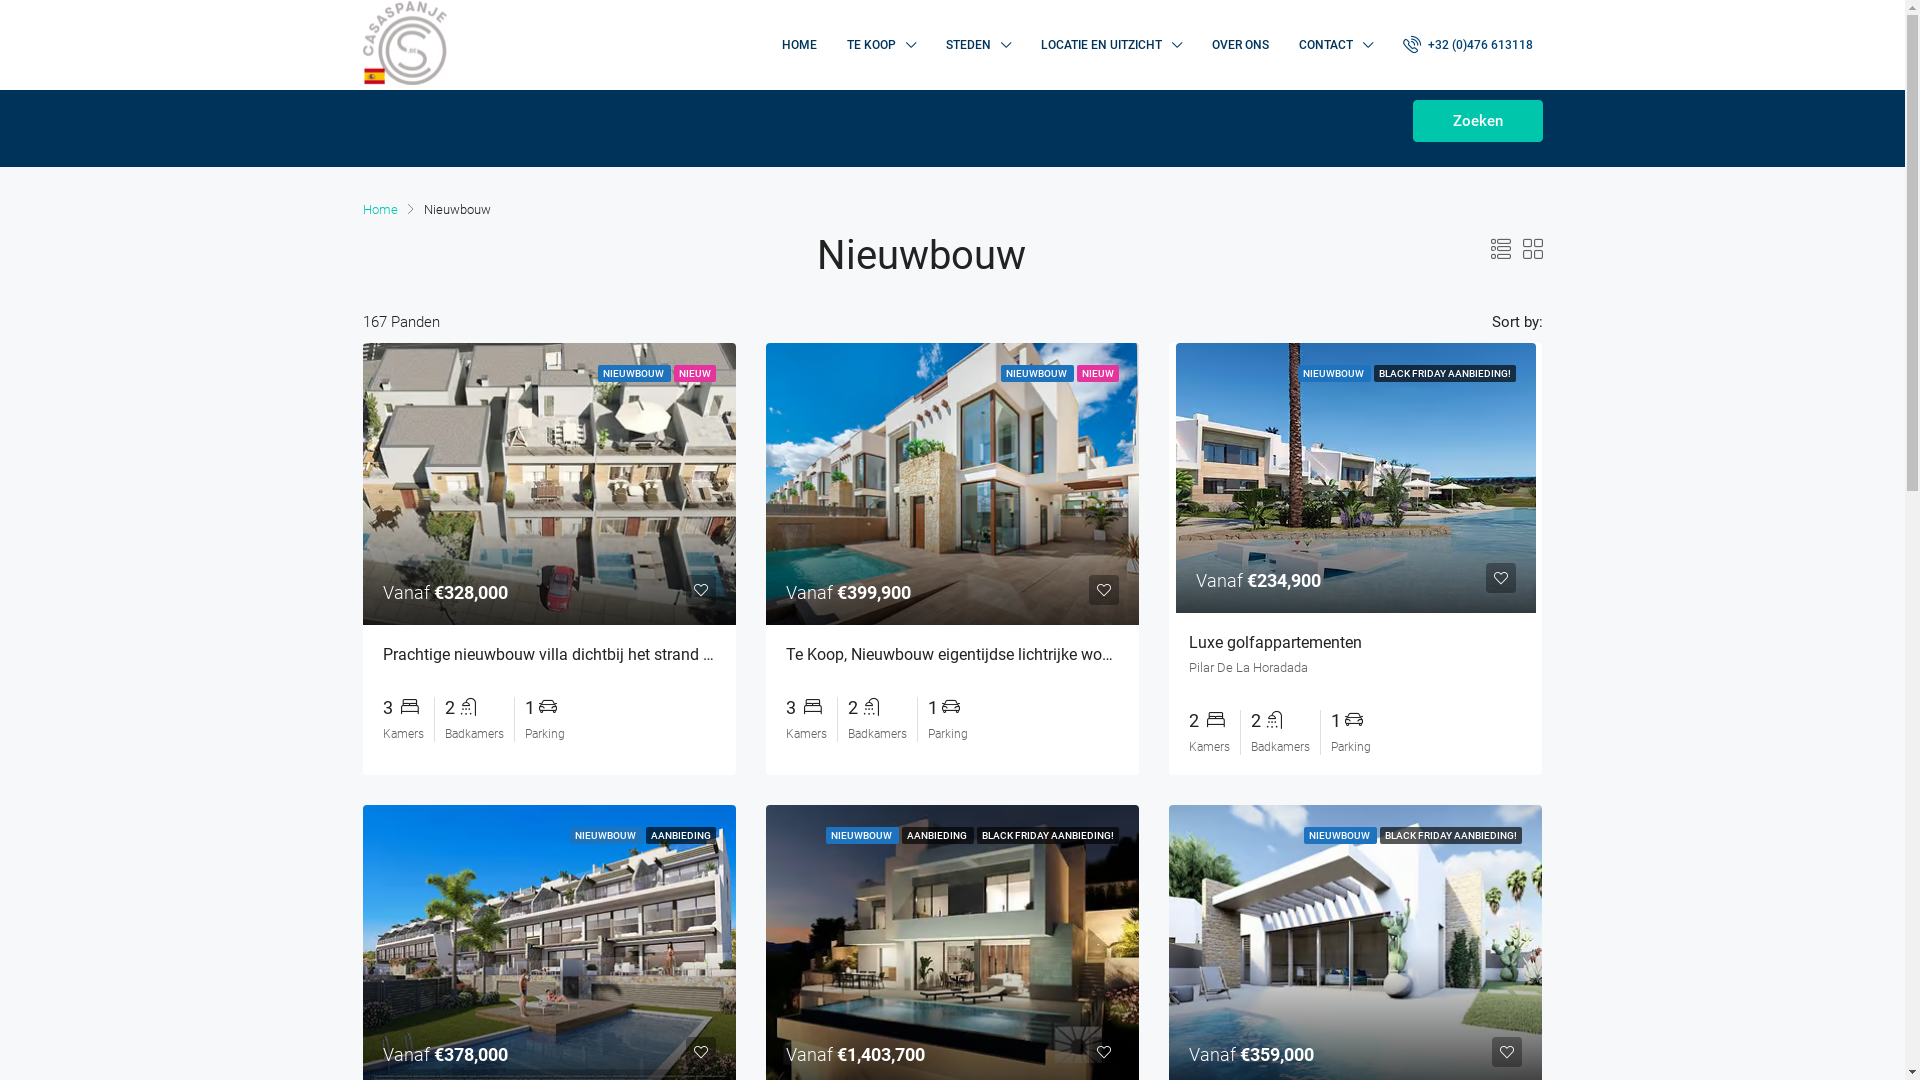 The height and width of the screenshot is (1080, 1920). Describe the element at coordinates (695, 373) in the screenshot. I see `'NIEUW'` at that location.